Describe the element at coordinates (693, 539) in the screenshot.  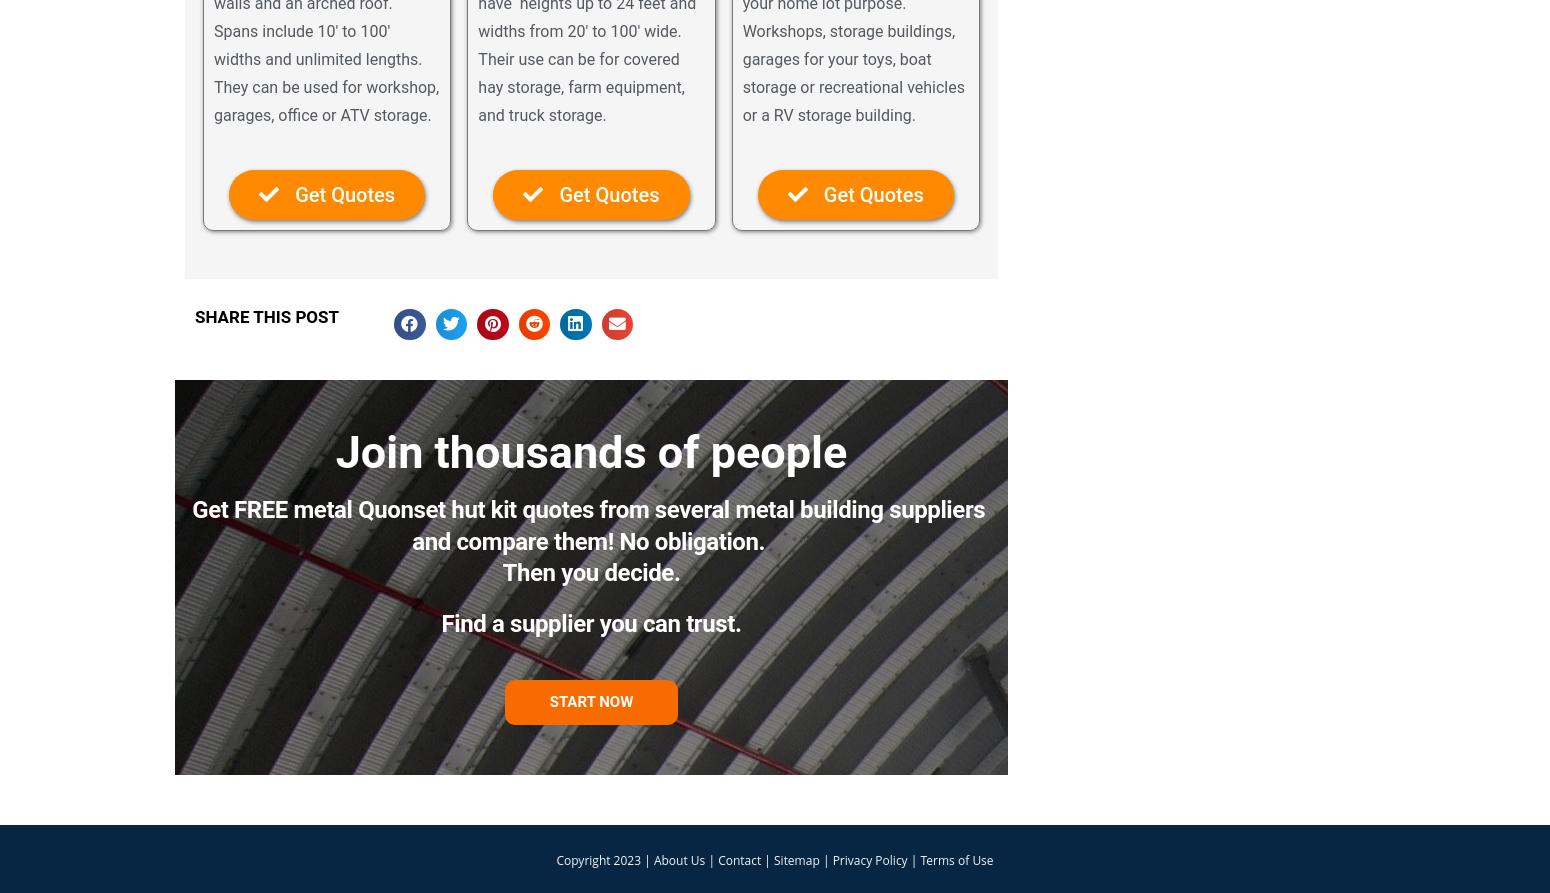
I see `'No obligation.'` at that location.